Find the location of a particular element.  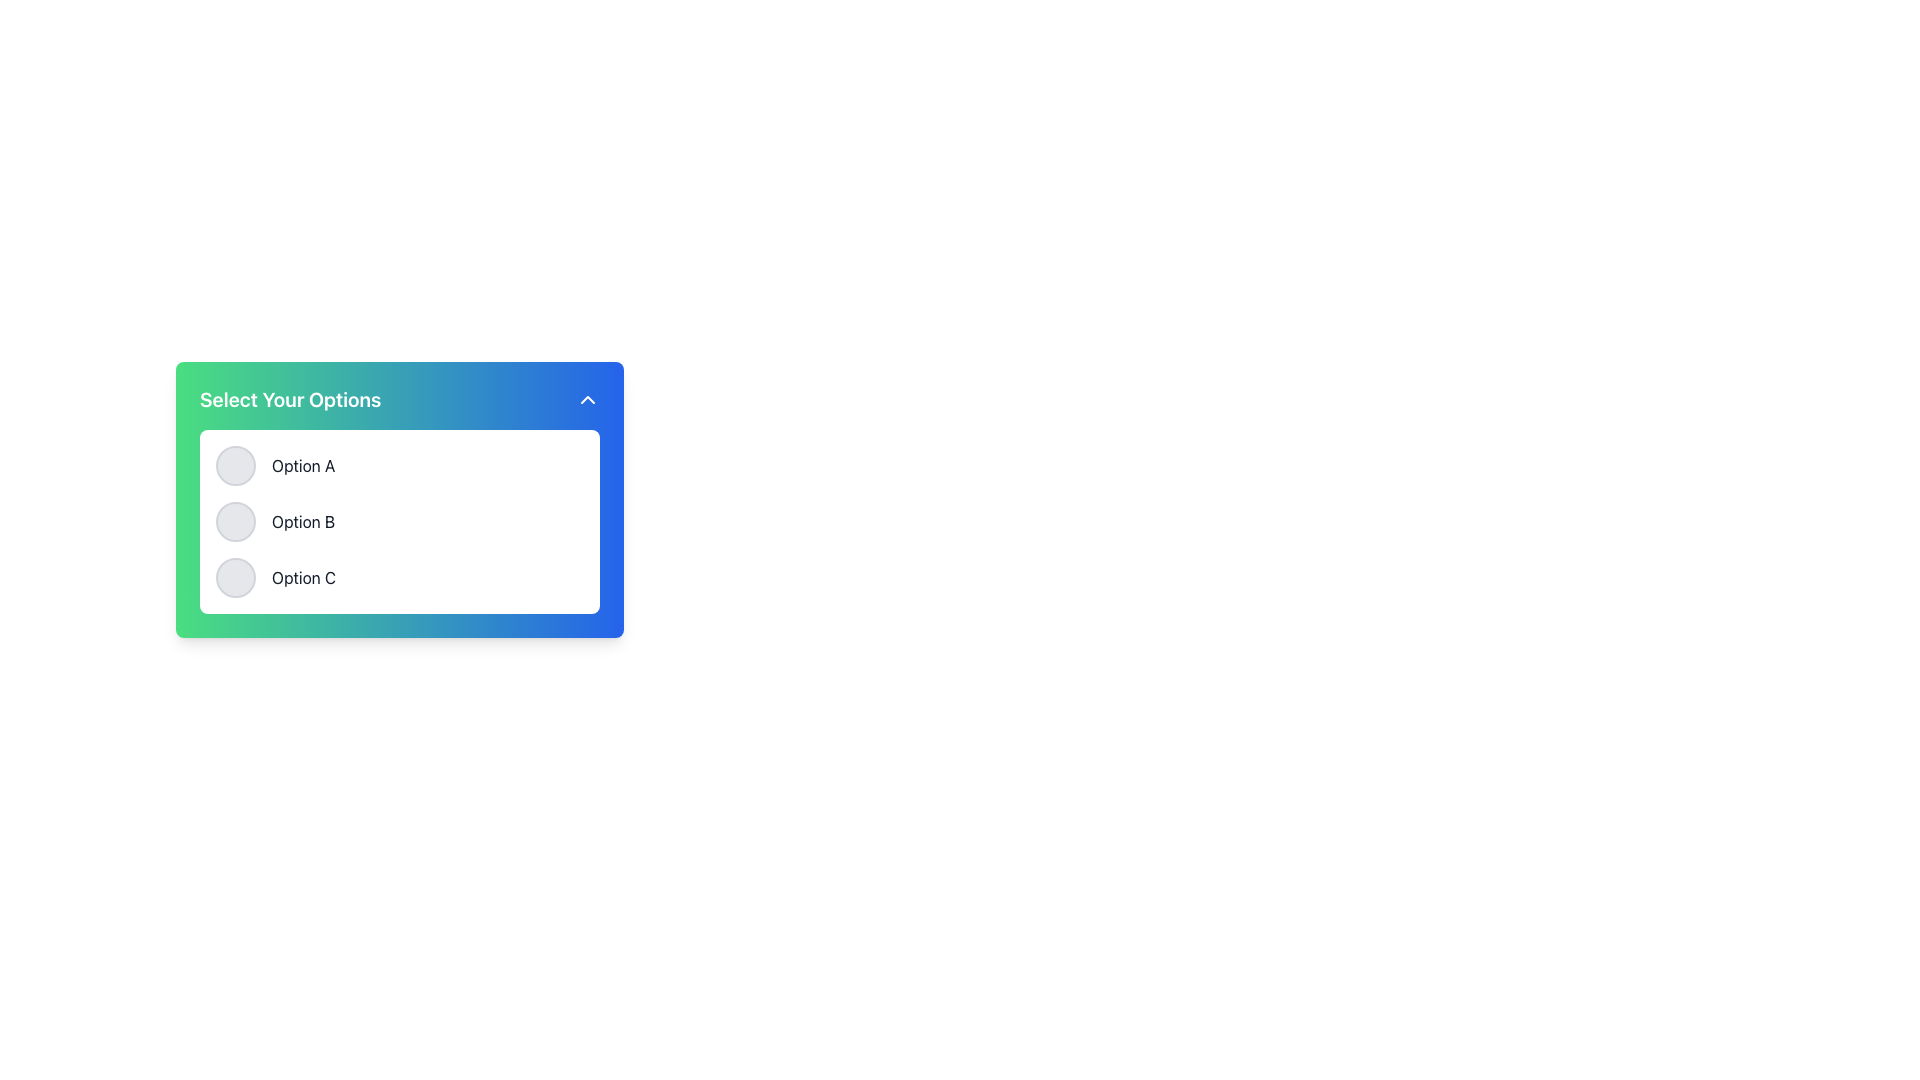

the circular button of the 'Option B' selector is located at coordinates (399, 520).